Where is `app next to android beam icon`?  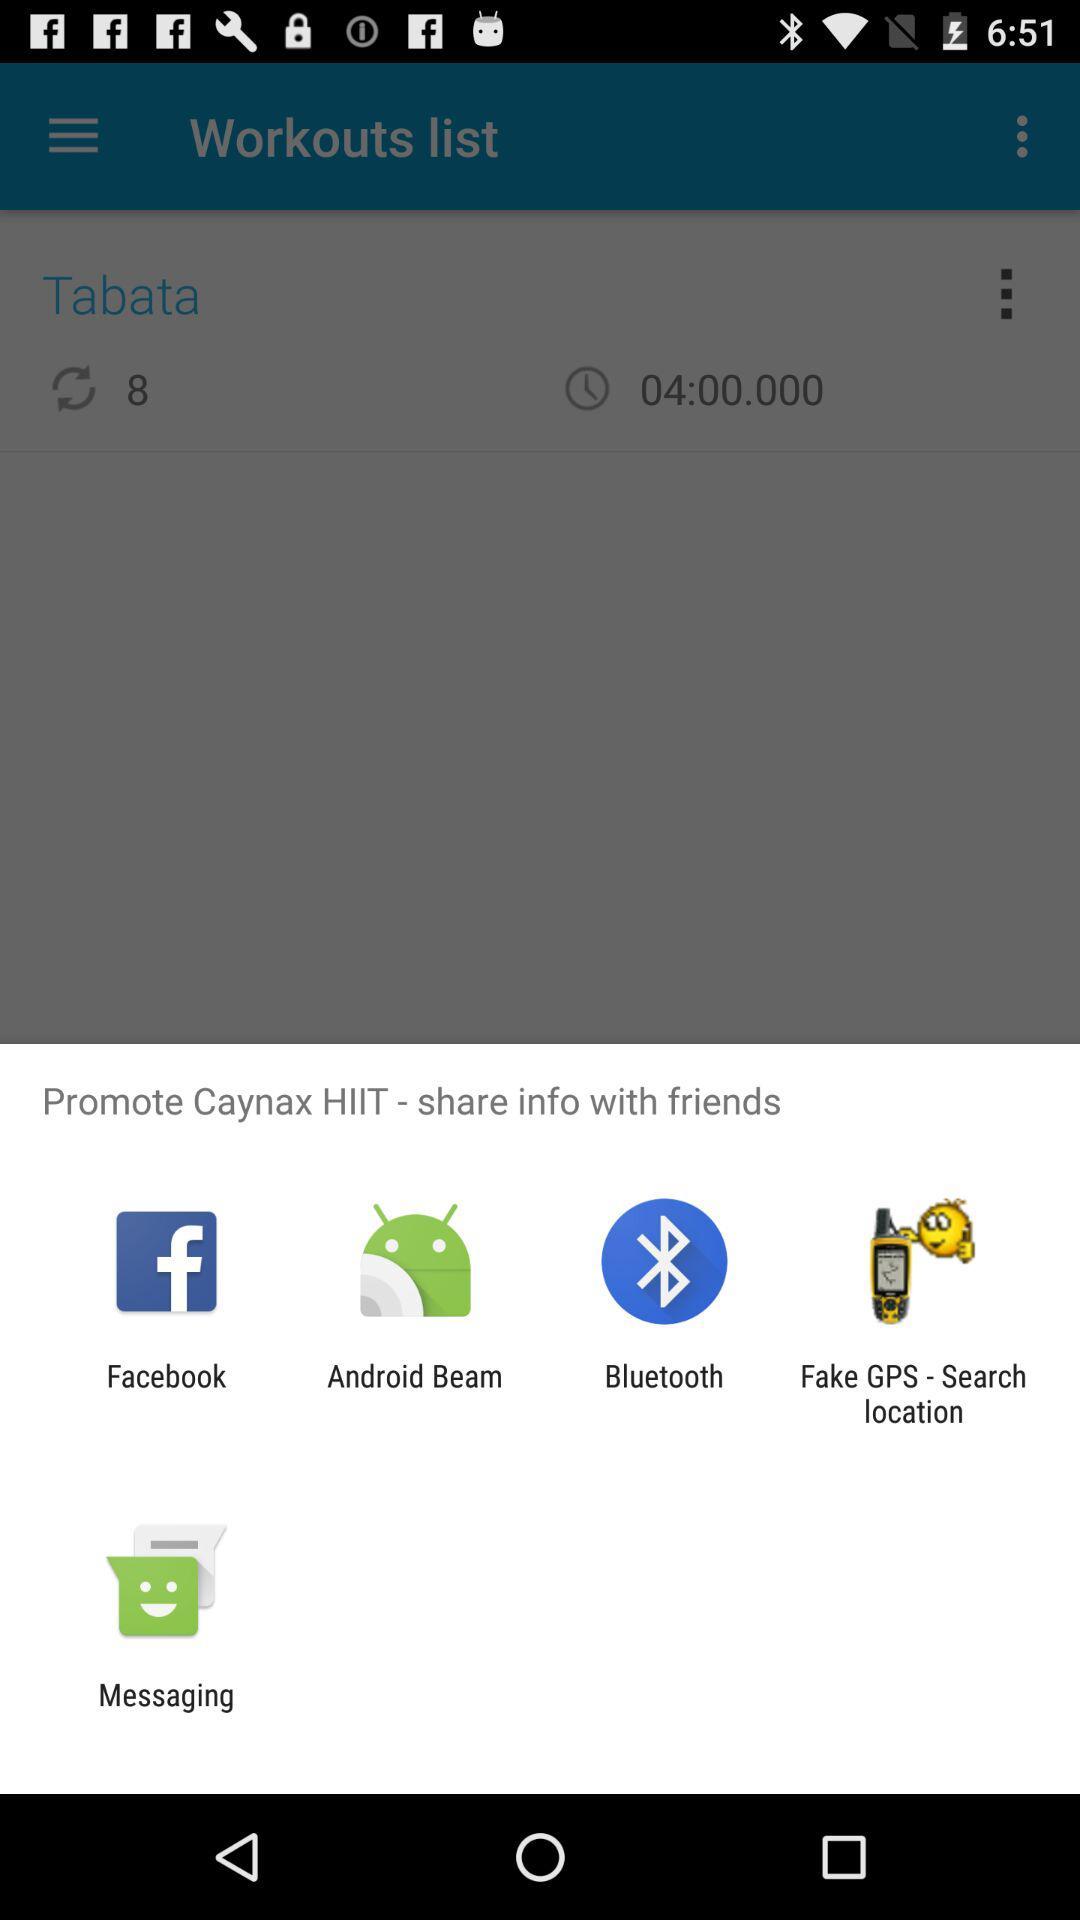 app next to android beam icon is located at coordinates (165, 1392).